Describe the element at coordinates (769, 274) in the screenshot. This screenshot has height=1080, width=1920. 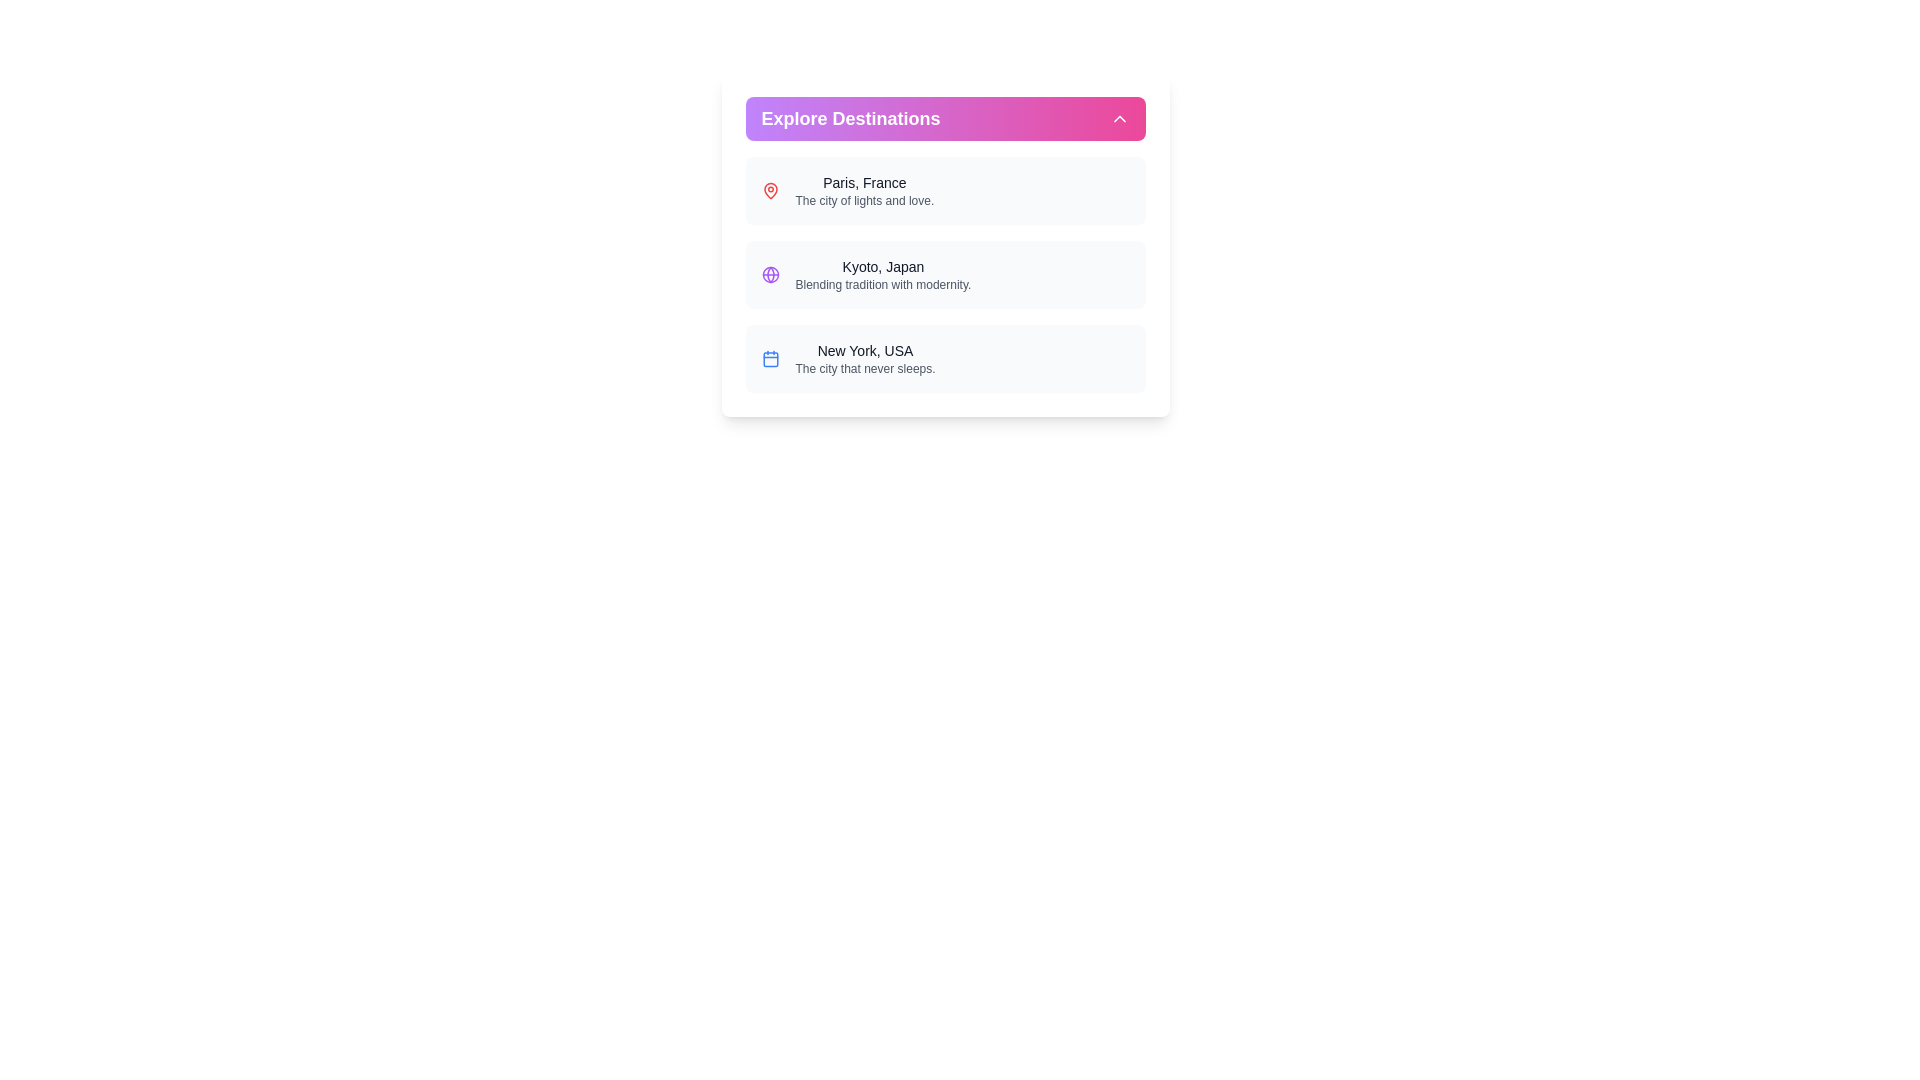
I see `the circular globe-like purple icon located to the left of the 'Kyoto, Japan' label in the 'Explore Destinations' list via tab navigation` at that location.